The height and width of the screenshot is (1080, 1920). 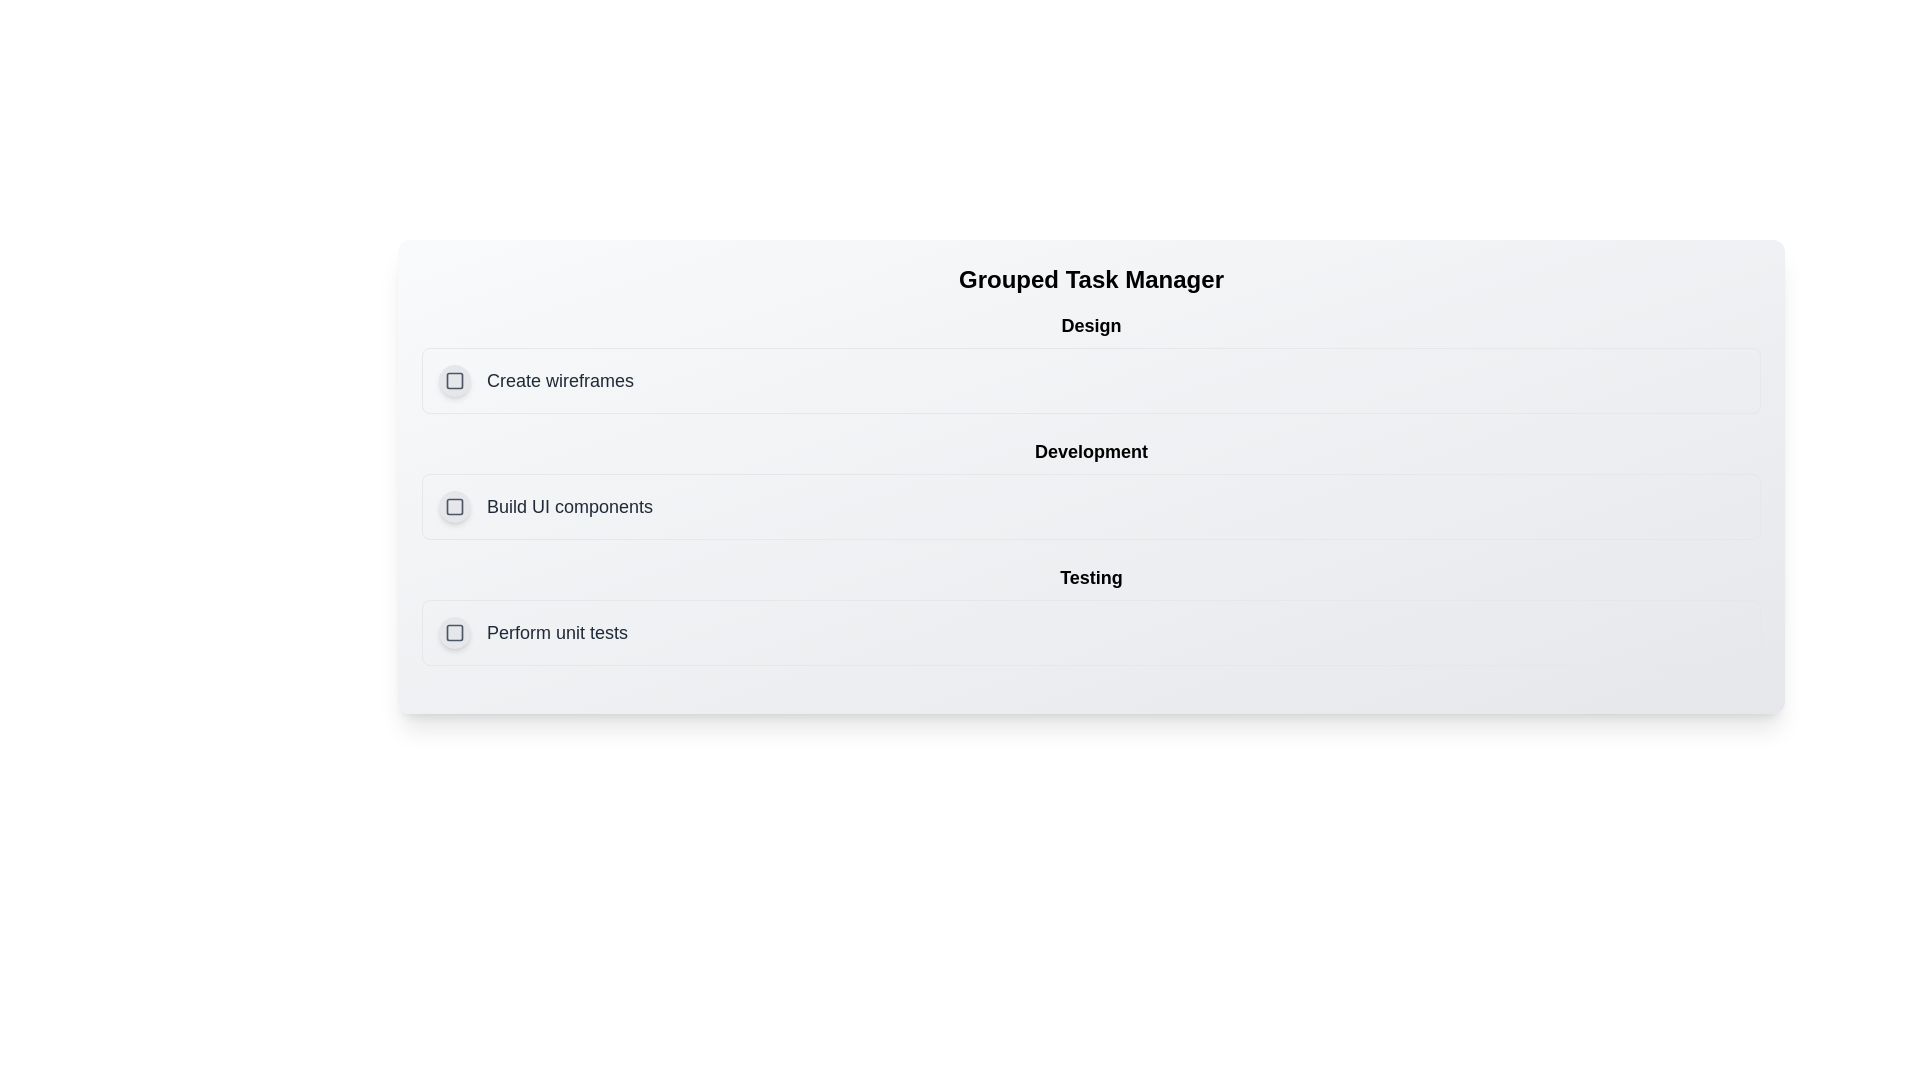 I want to click on the checkbox-like icon, so click(x=454, y=632).